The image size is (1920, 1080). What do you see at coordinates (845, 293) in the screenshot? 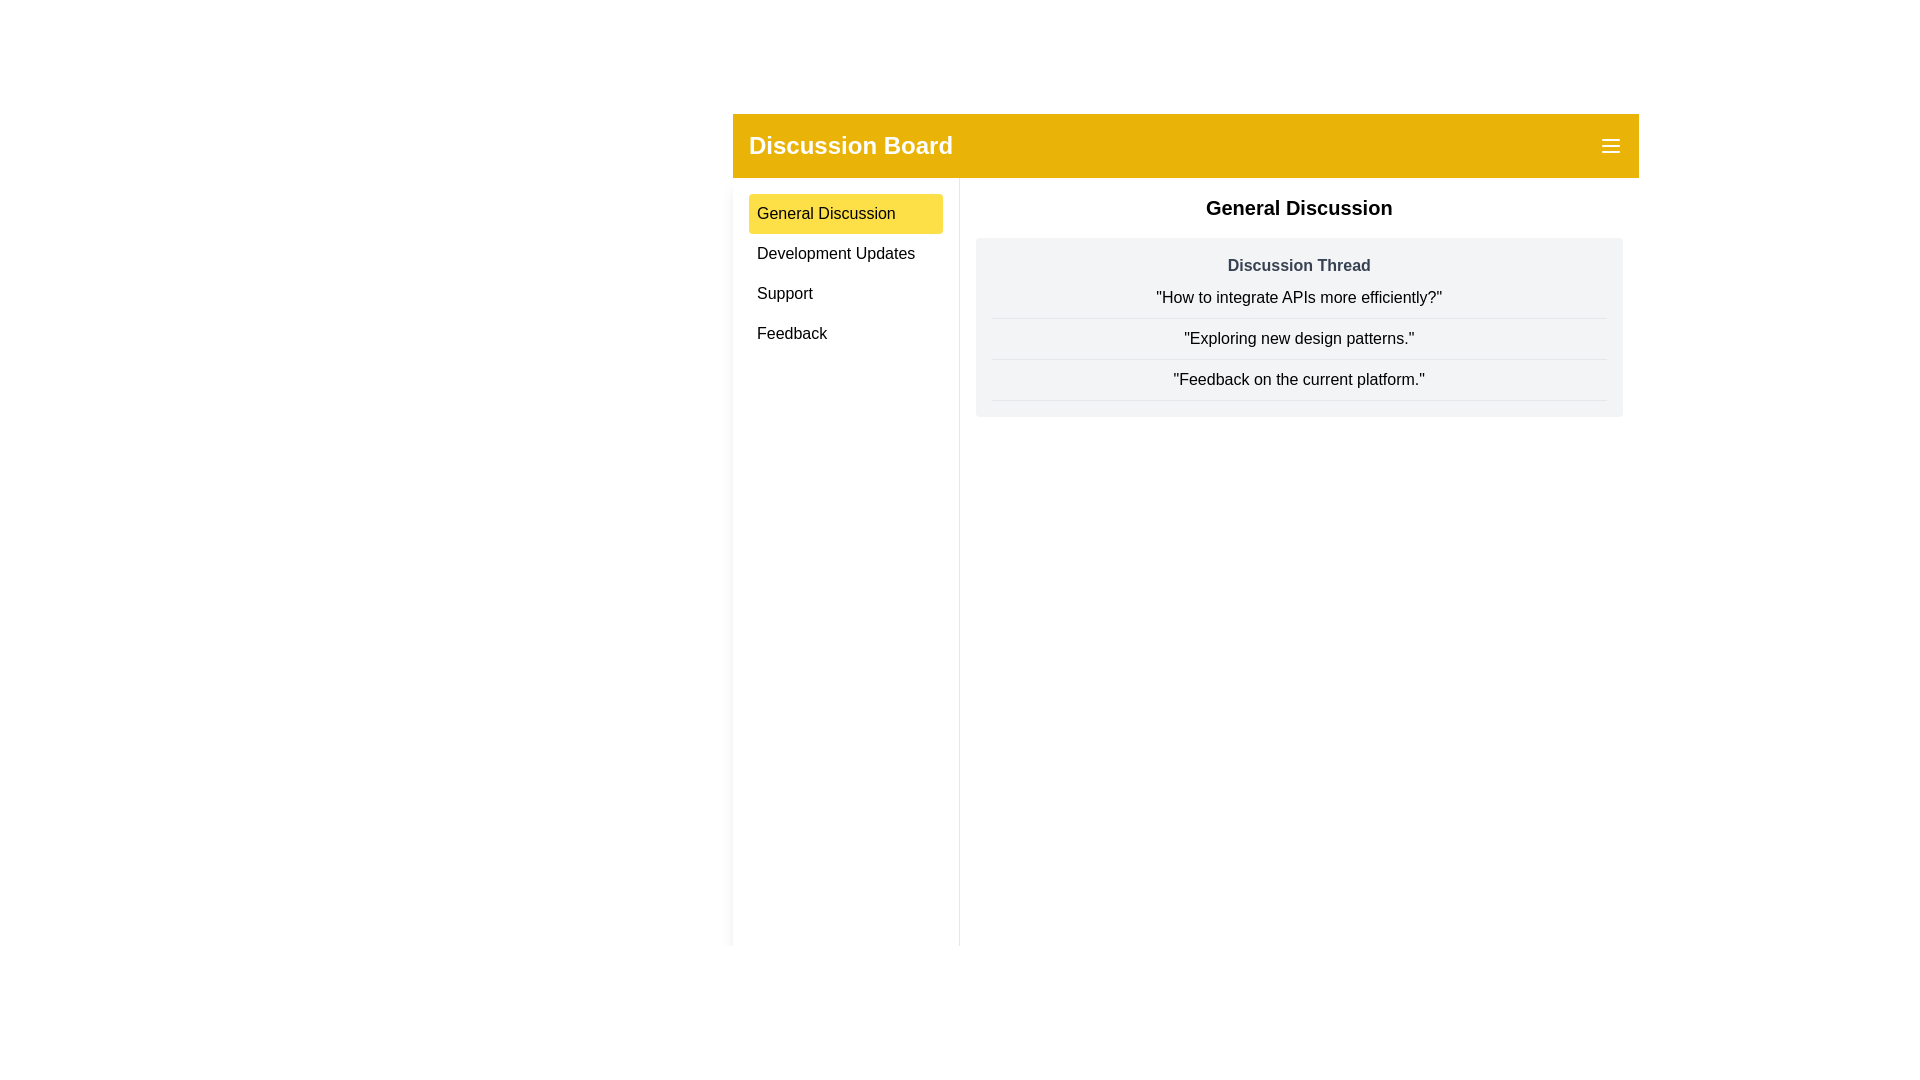
I see `the topic Support in the sidebar to select it` at bounding box center [845, 293].